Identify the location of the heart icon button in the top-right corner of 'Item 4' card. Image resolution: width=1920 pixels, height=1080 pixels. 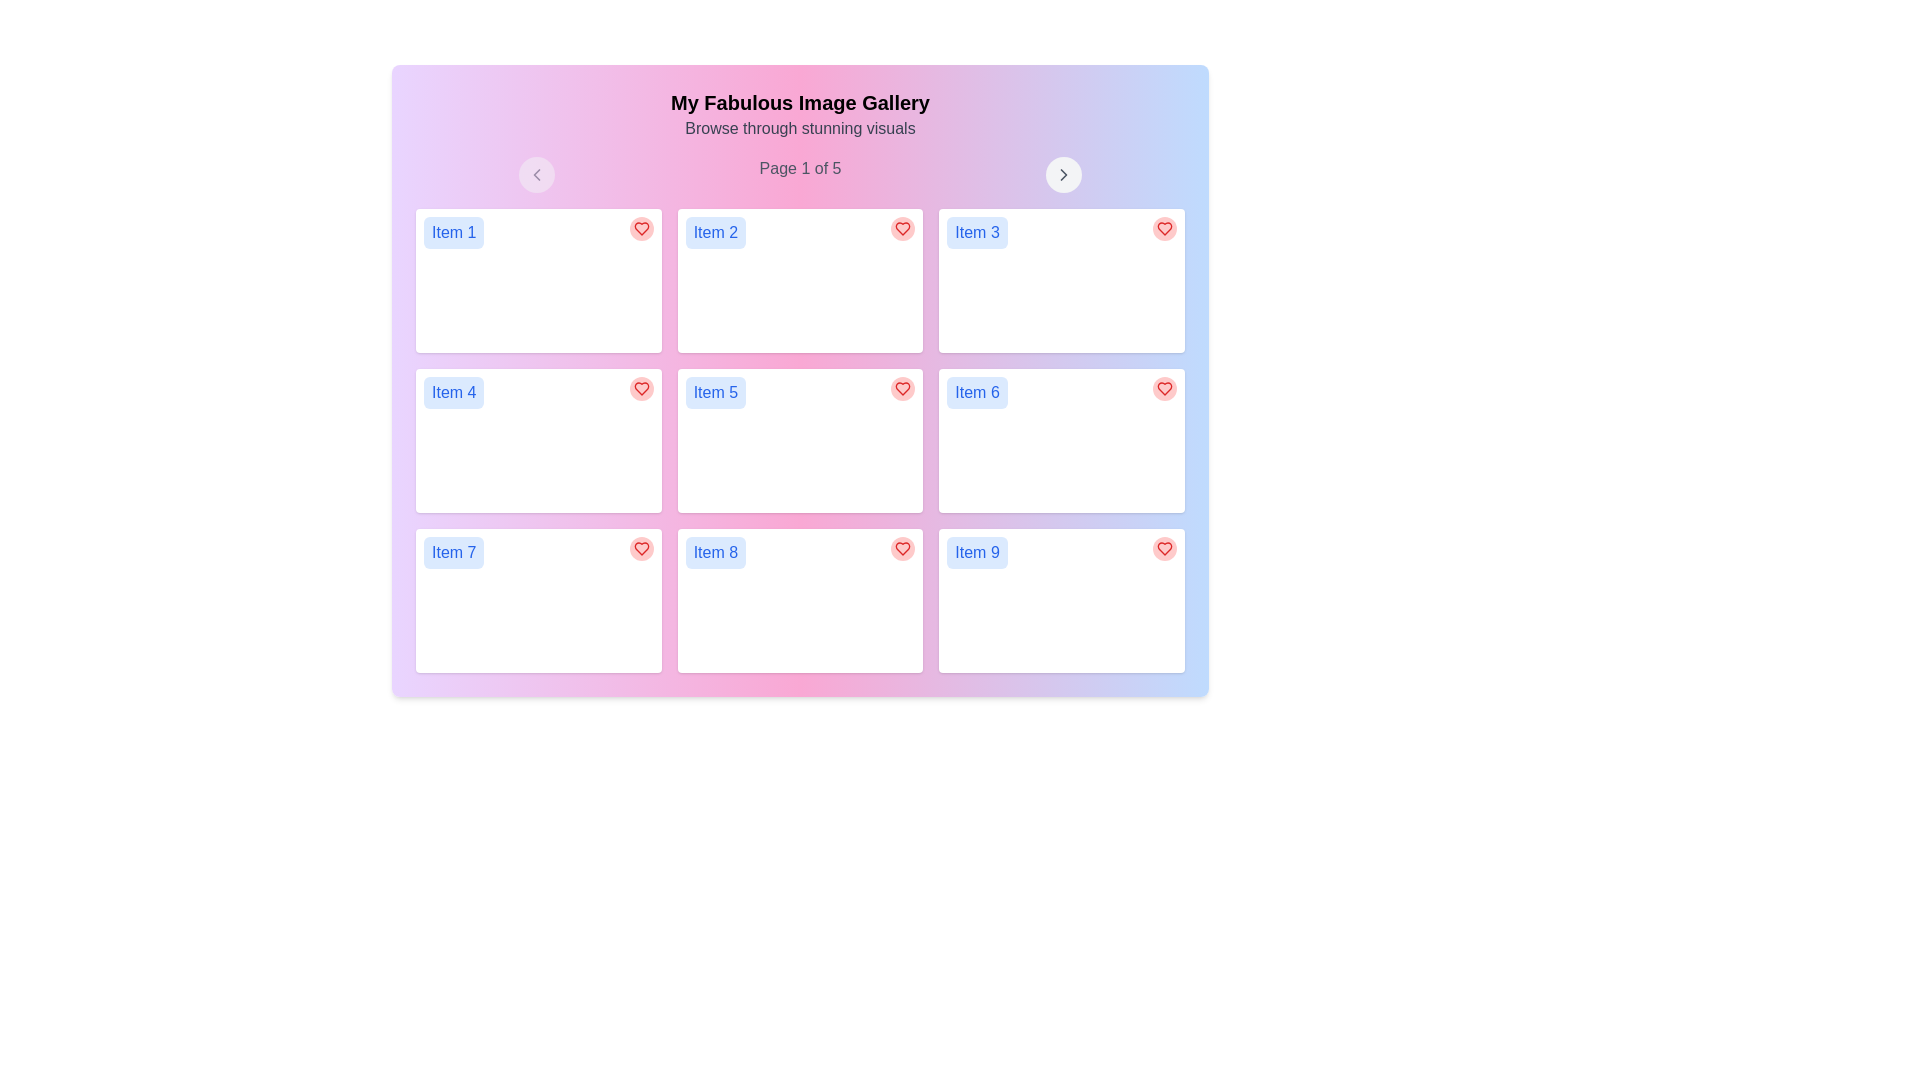
(641, 389).